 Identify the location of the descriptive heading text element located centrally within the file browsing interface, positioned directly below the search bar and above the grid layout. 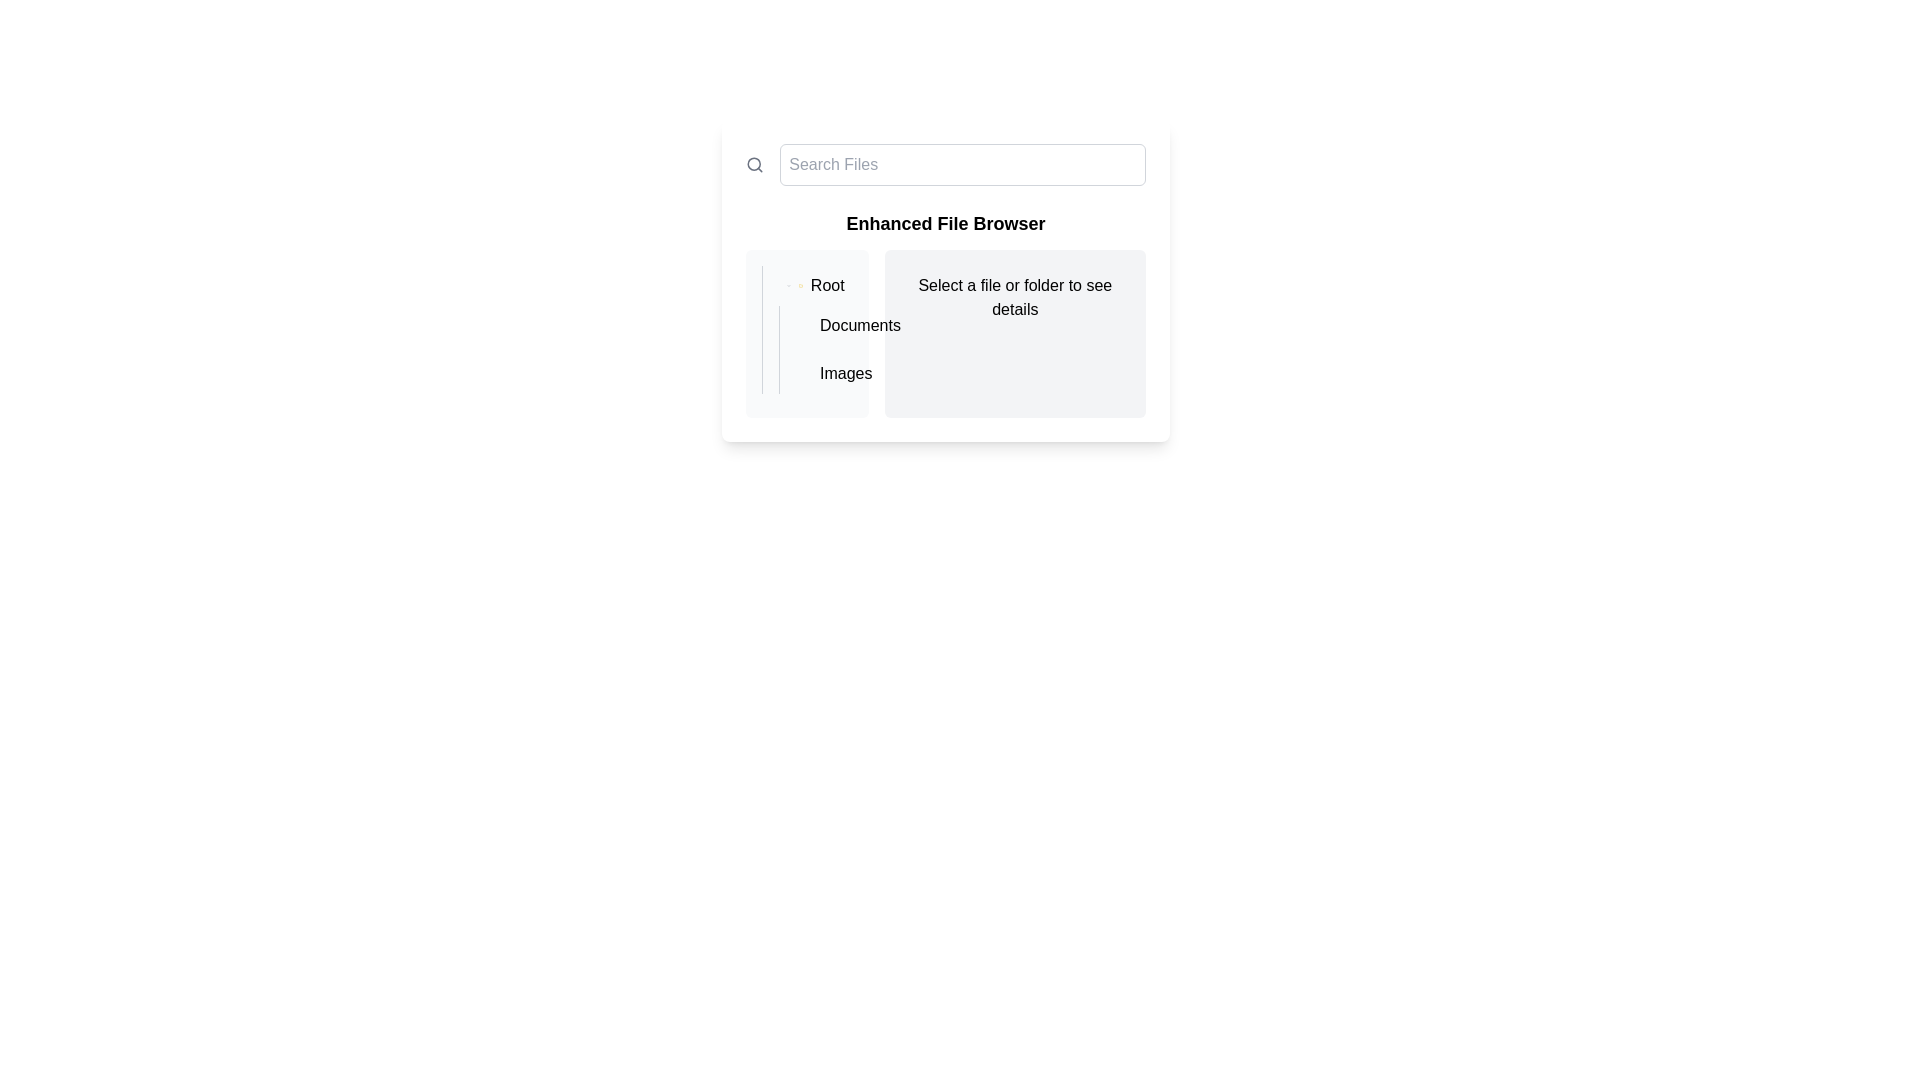
(944, 223).